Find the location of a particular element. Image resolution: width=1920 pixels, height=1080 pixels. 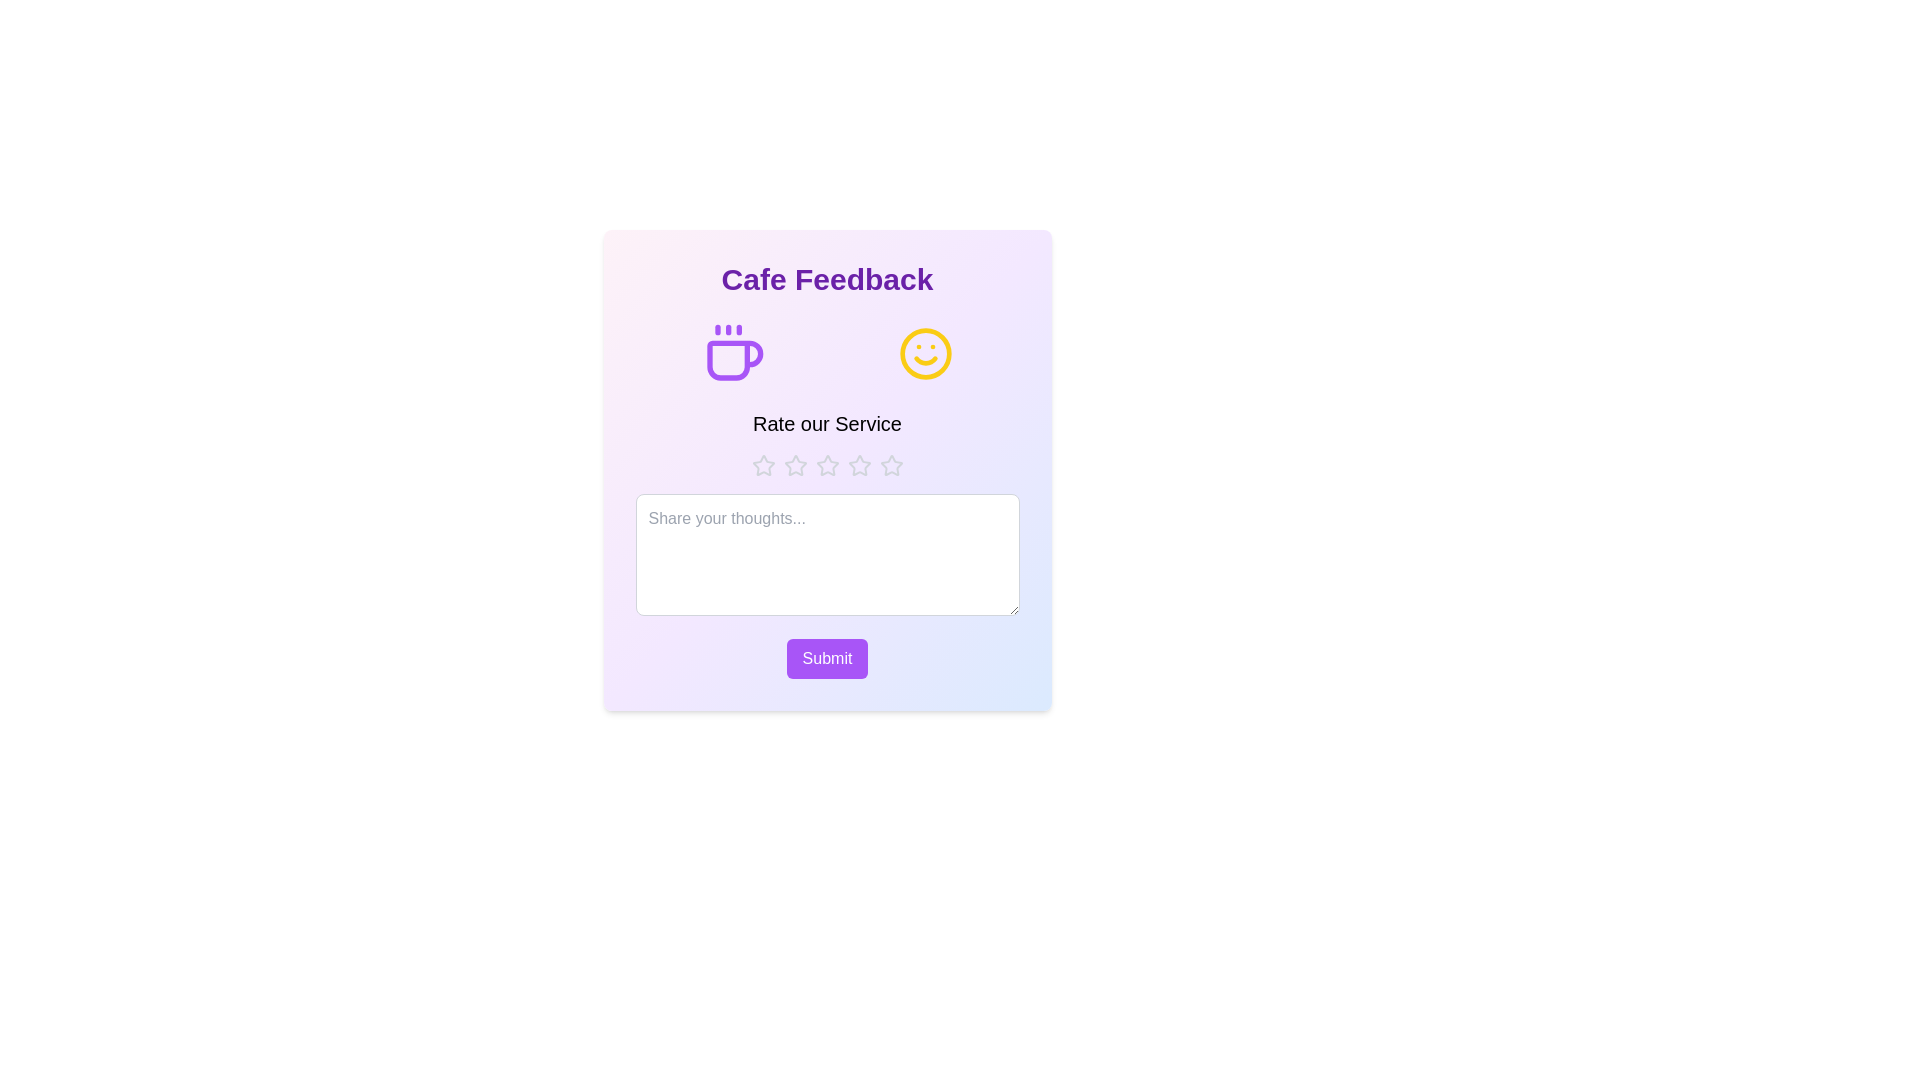

the star corresponding to the desired rating 3 to set the service rating is located at coordinates (827, 466).